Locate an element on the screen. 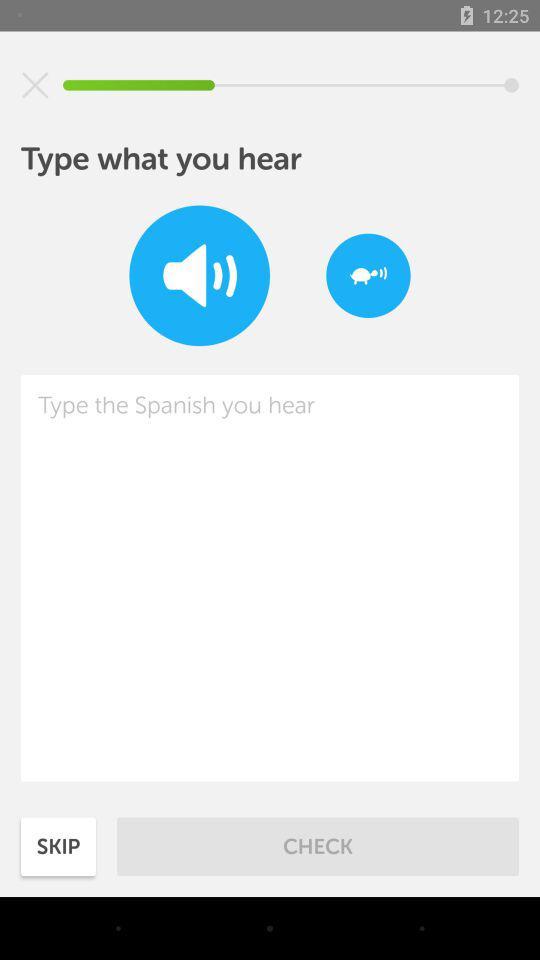 The width and height of the screenshot is (540, 960). type text is located at coordinates (270, 578).